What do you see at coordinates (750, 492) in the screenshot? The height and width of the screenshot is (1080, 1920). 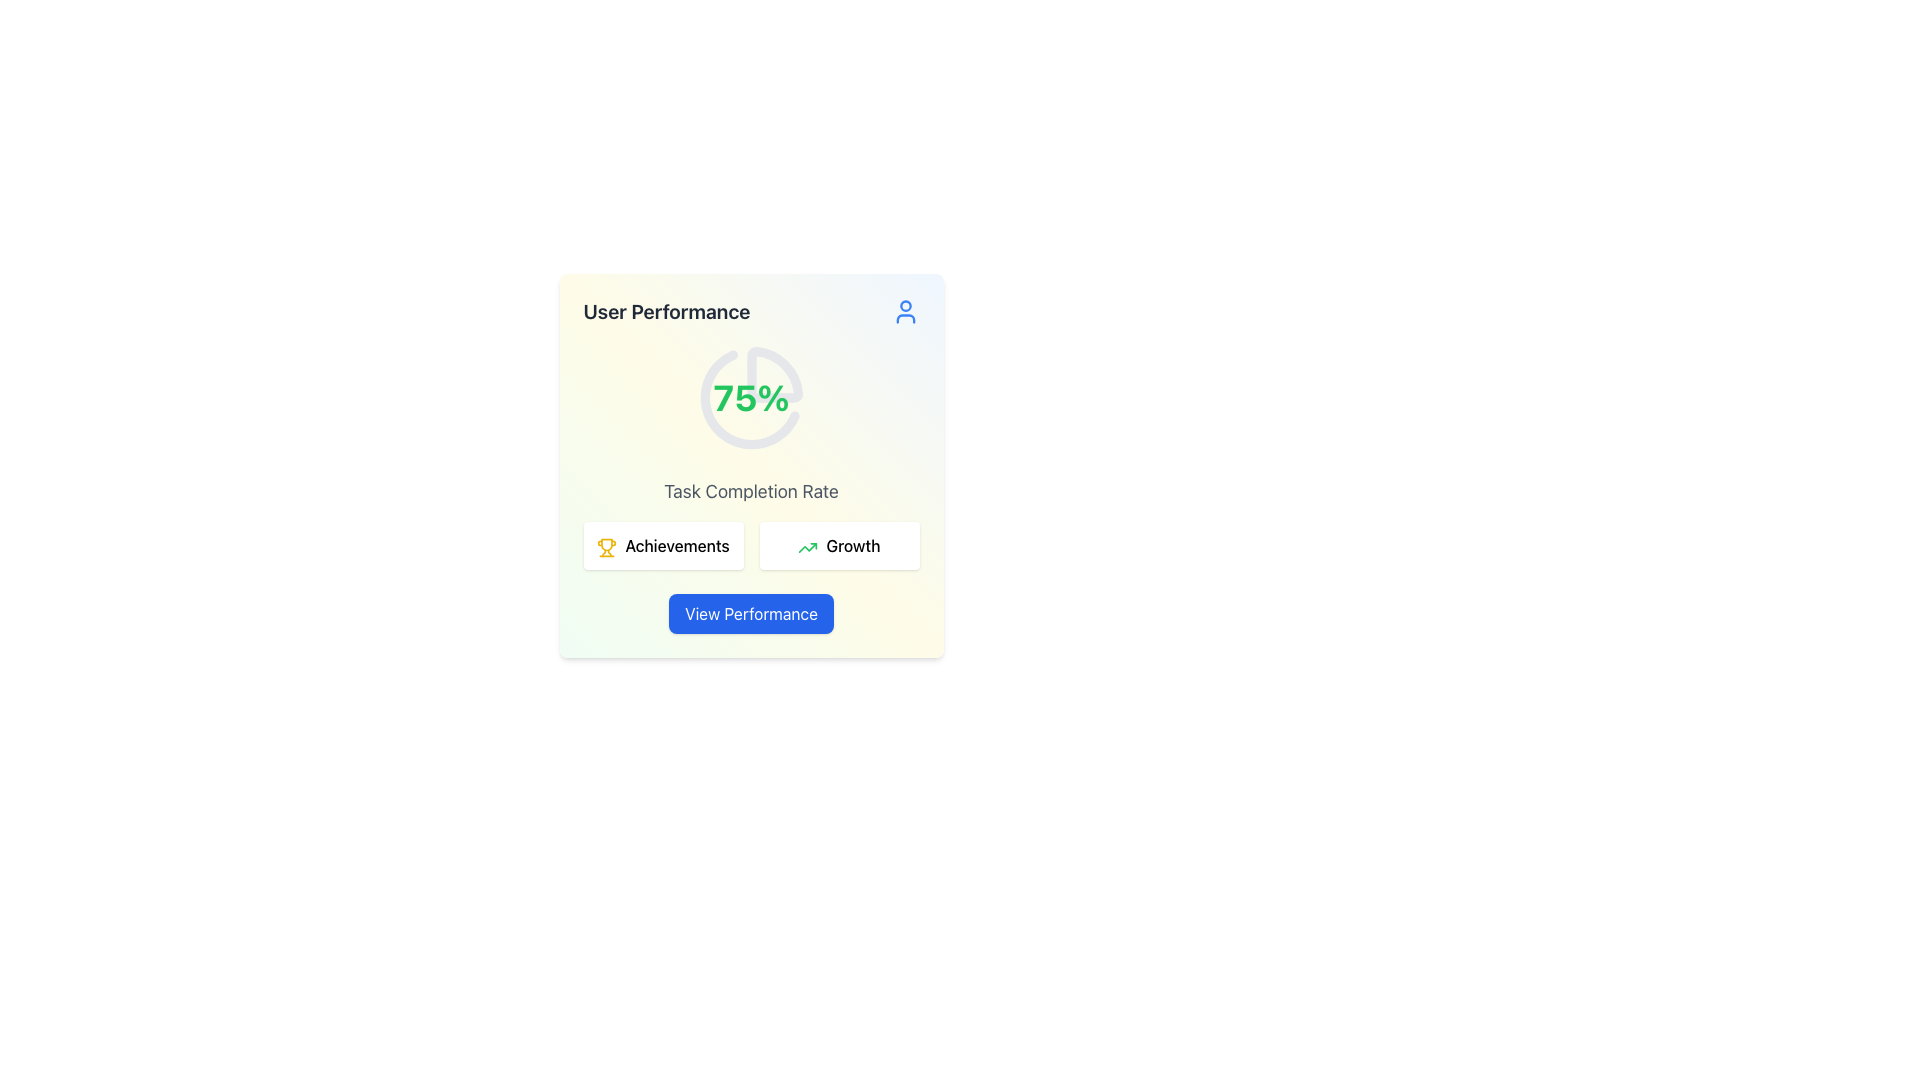 I see `the descriptive text label that explains the significance of the '75%' task completion rate, positioned below the statistic and above the 'Achievements' and 'Growth' sections` at bounding box center [750, 492].